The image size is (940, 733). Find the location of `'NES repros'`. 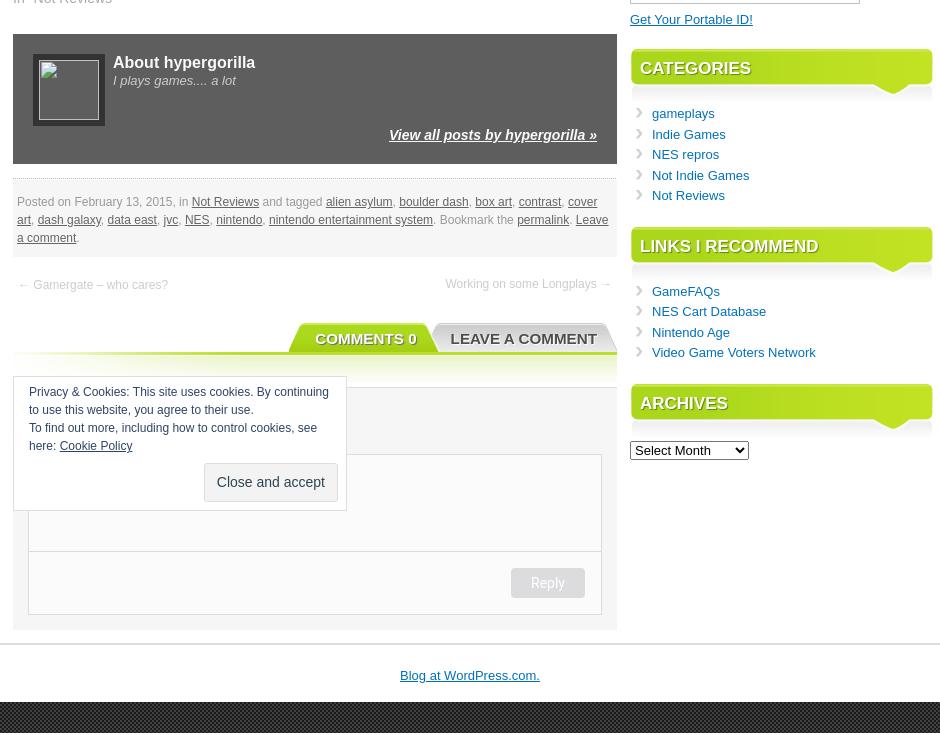

'NES repros' is located at coordinates (684, 153).